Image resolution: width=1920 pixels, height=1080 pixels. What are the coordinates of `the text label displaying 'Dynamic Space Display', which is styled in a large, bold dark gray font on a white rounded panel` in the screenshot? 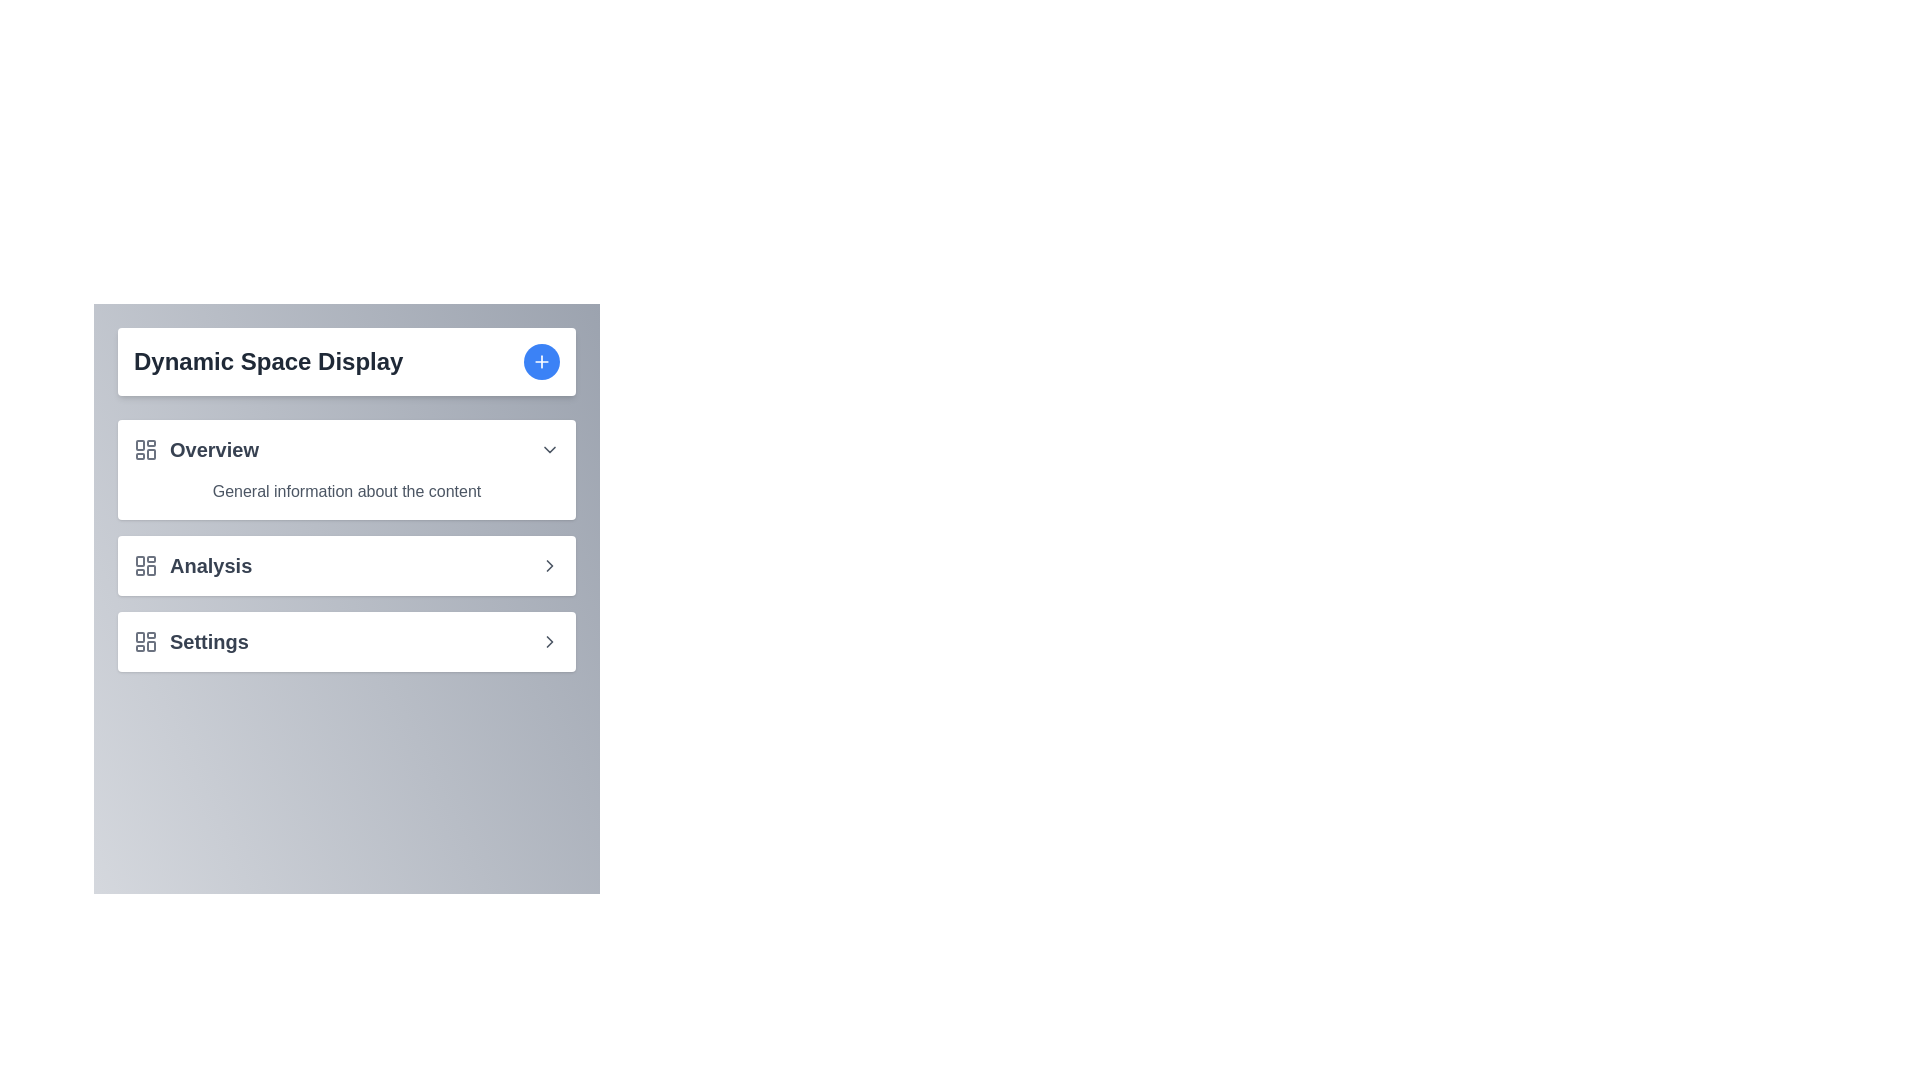 It's located at (267, 362).